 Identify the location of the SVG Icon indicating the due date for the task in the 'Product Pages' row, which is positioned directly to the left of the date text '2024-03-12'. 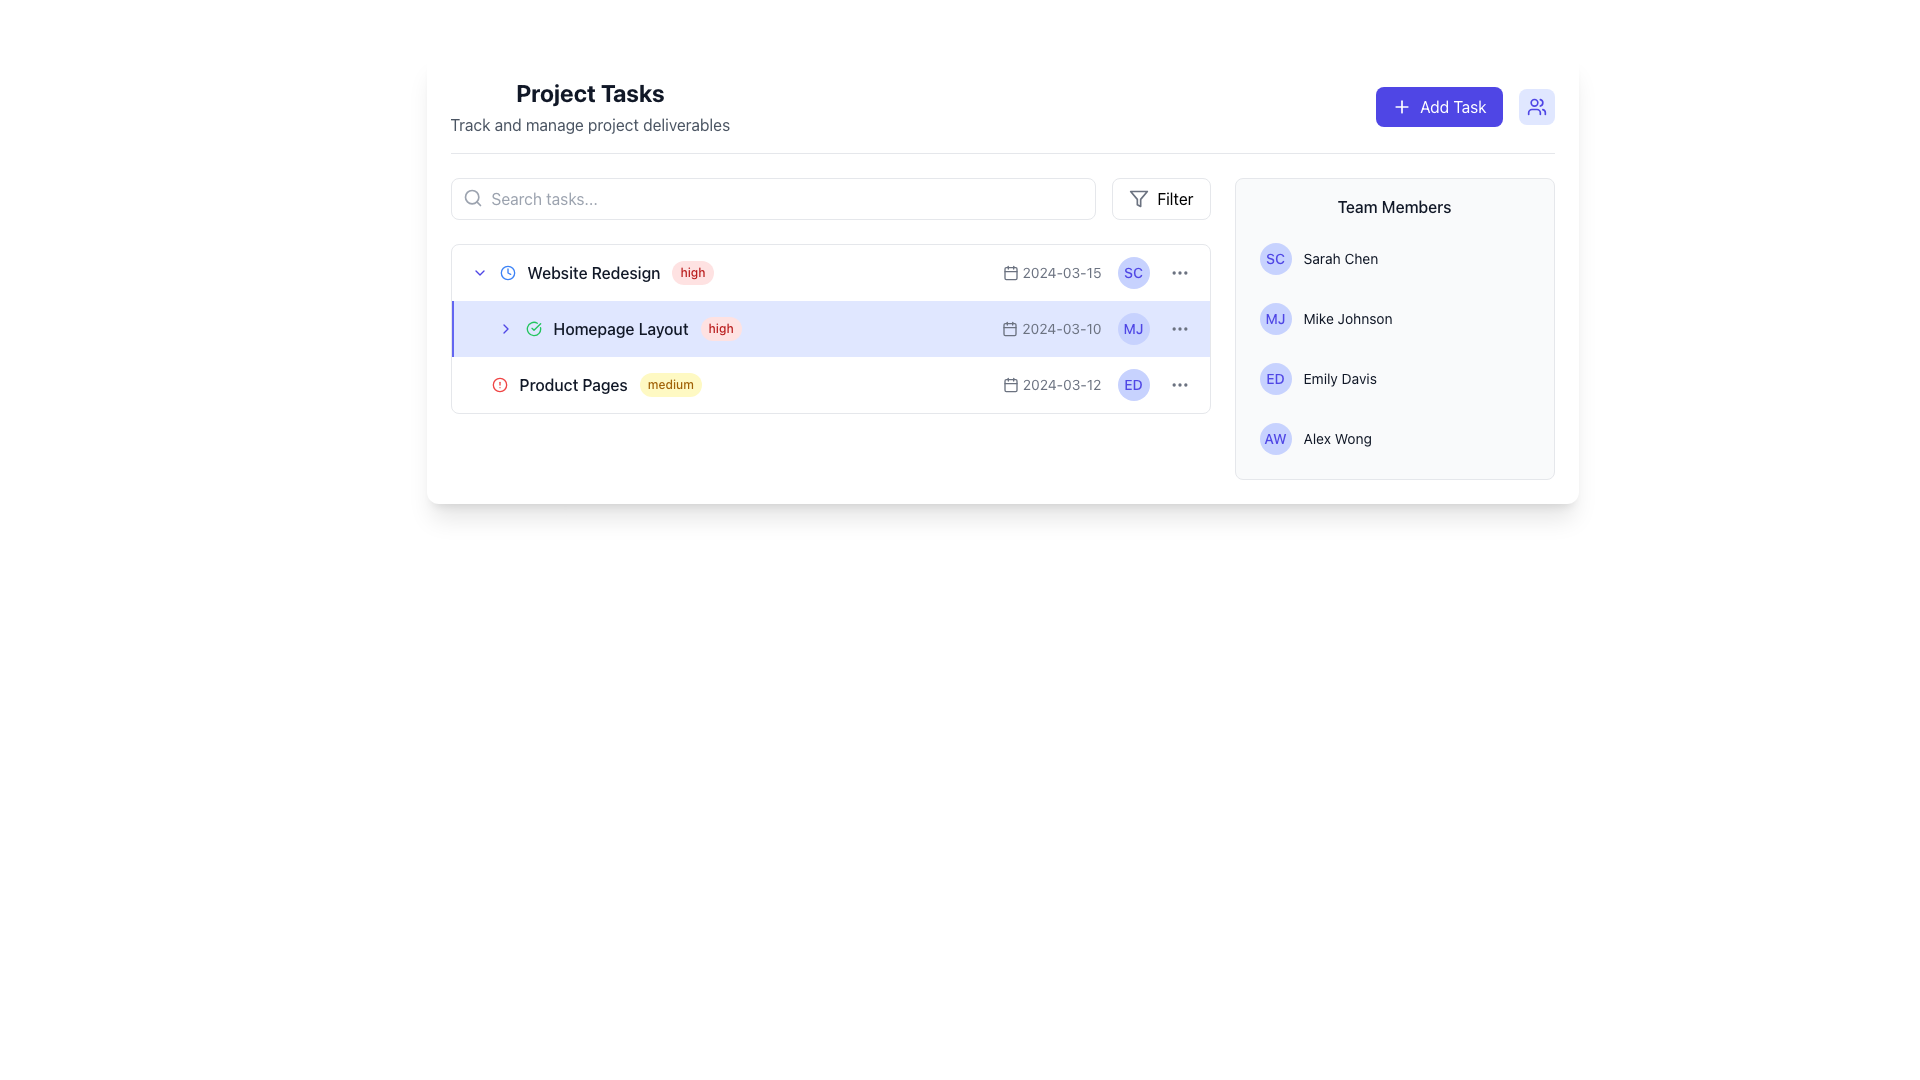
(1010, 385).